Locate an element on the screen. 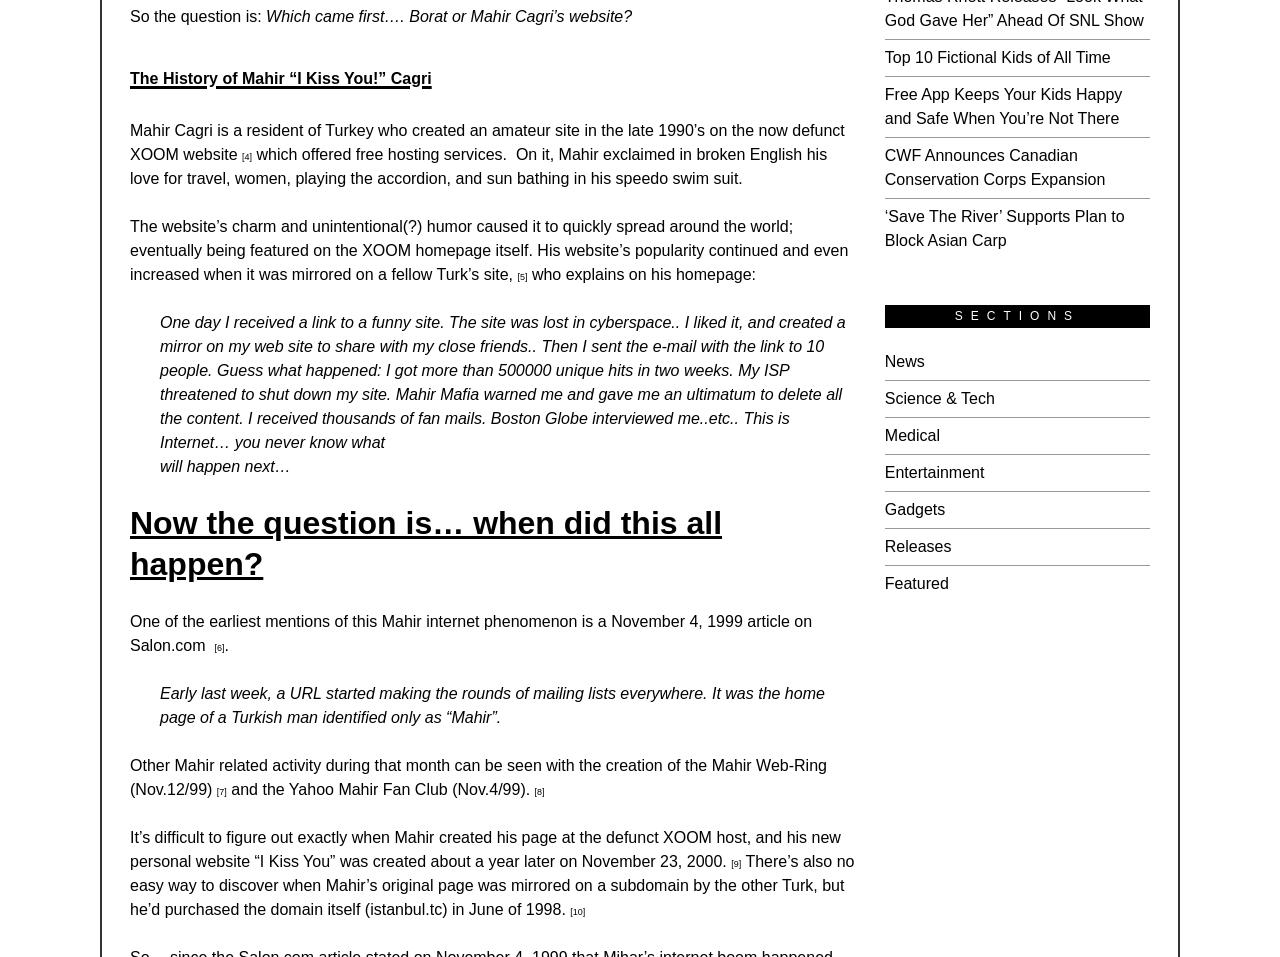 The image size is (1280, 957). 'Medical' is located at coordinates (882, 434).